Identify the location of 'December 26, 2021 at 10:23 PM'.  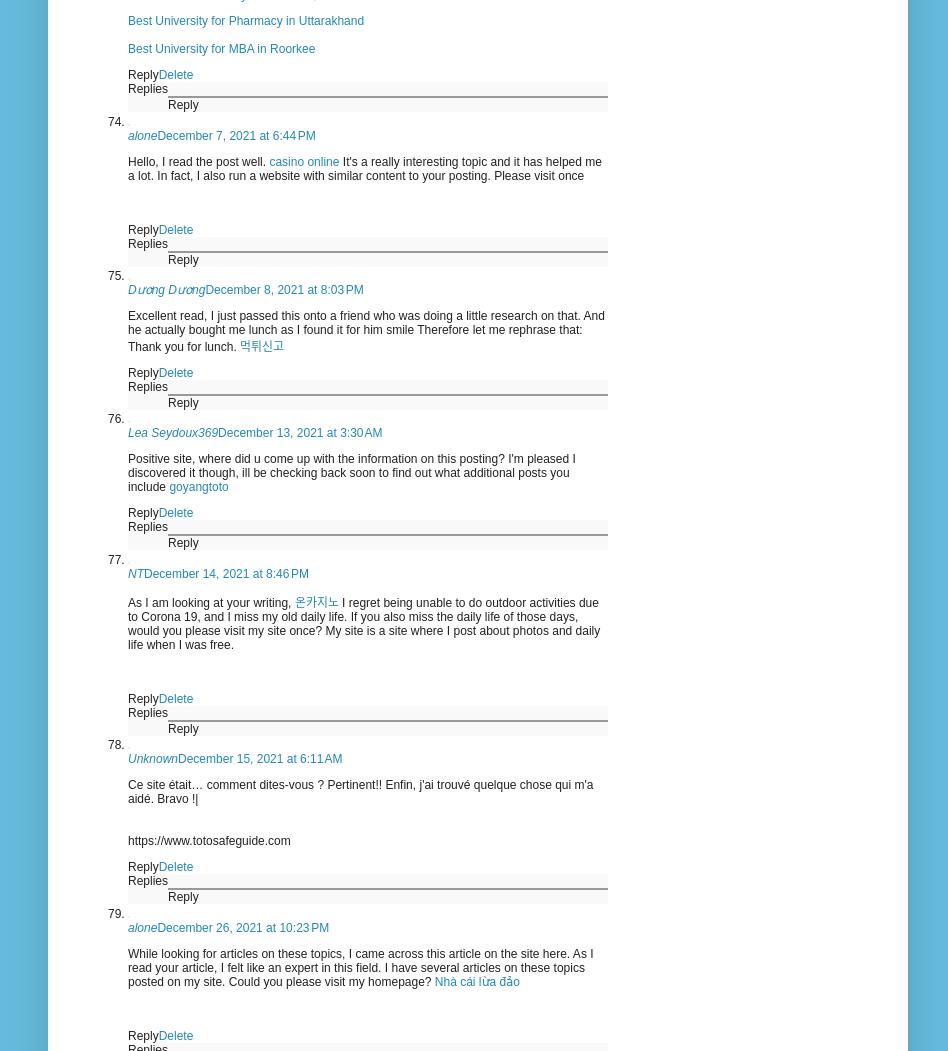
(242, 926).